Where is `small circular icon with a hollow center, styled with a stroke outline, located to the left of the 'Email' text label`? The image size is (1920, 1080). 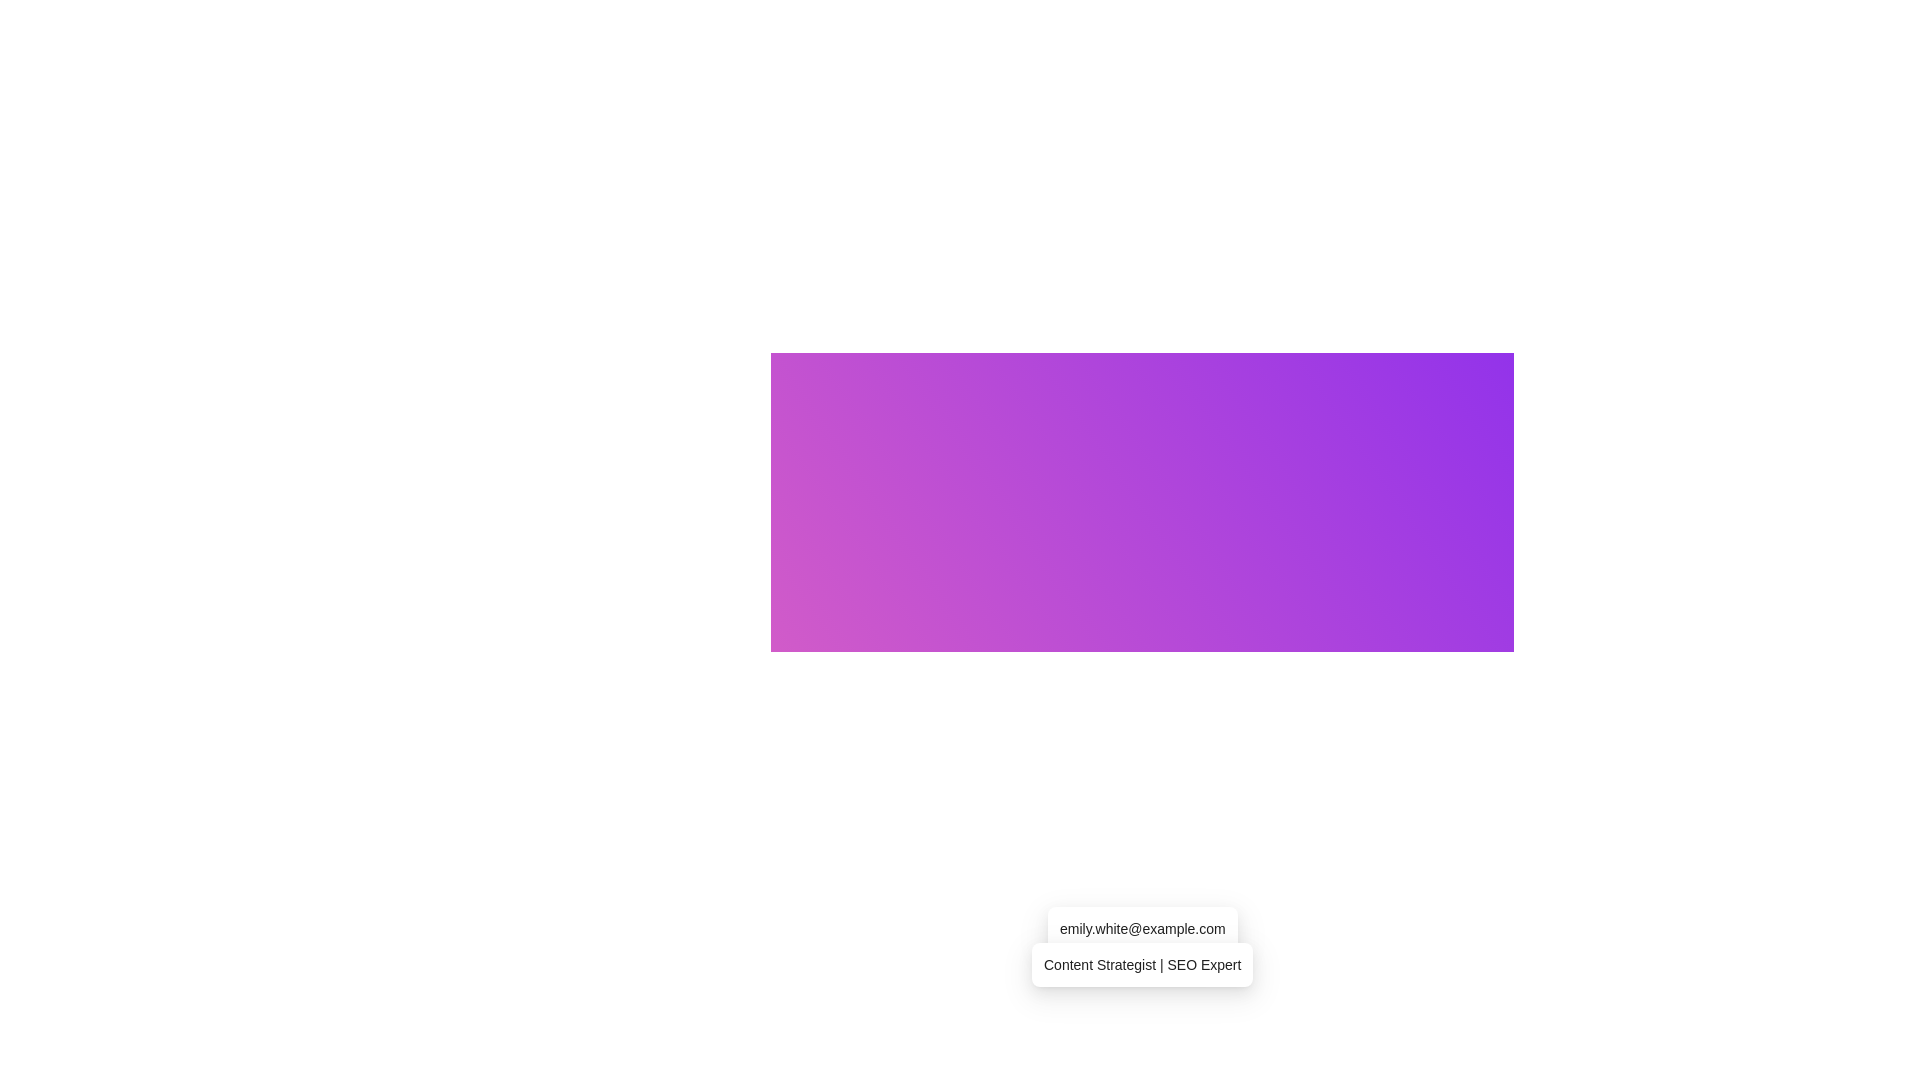
small circular icon with a hollow center, styled with a stroke outline, located to the left of the 'Email' text label is located at coordinates (1016, 929).